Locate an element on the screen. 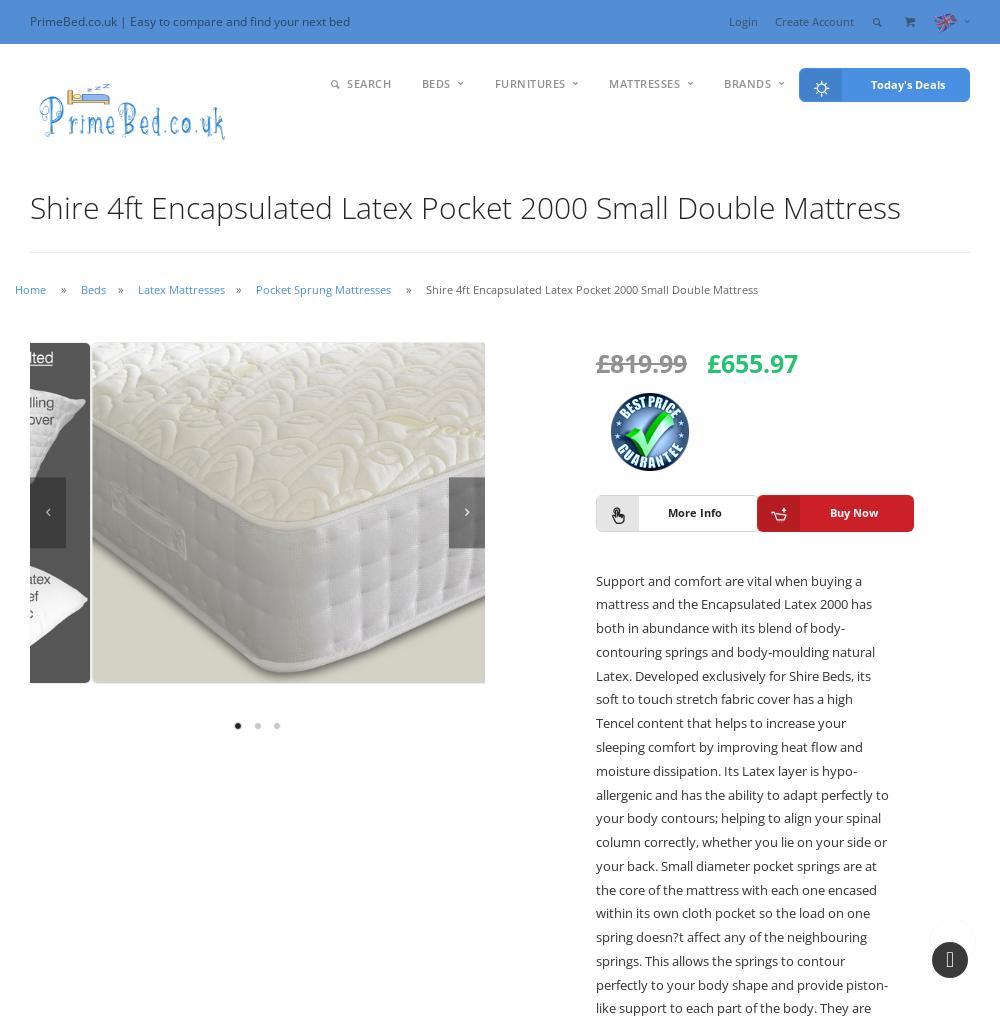 Image resolution: width=1000 pixels, height=1017 pixels. 'Login' is located at coordinates (742, 20).